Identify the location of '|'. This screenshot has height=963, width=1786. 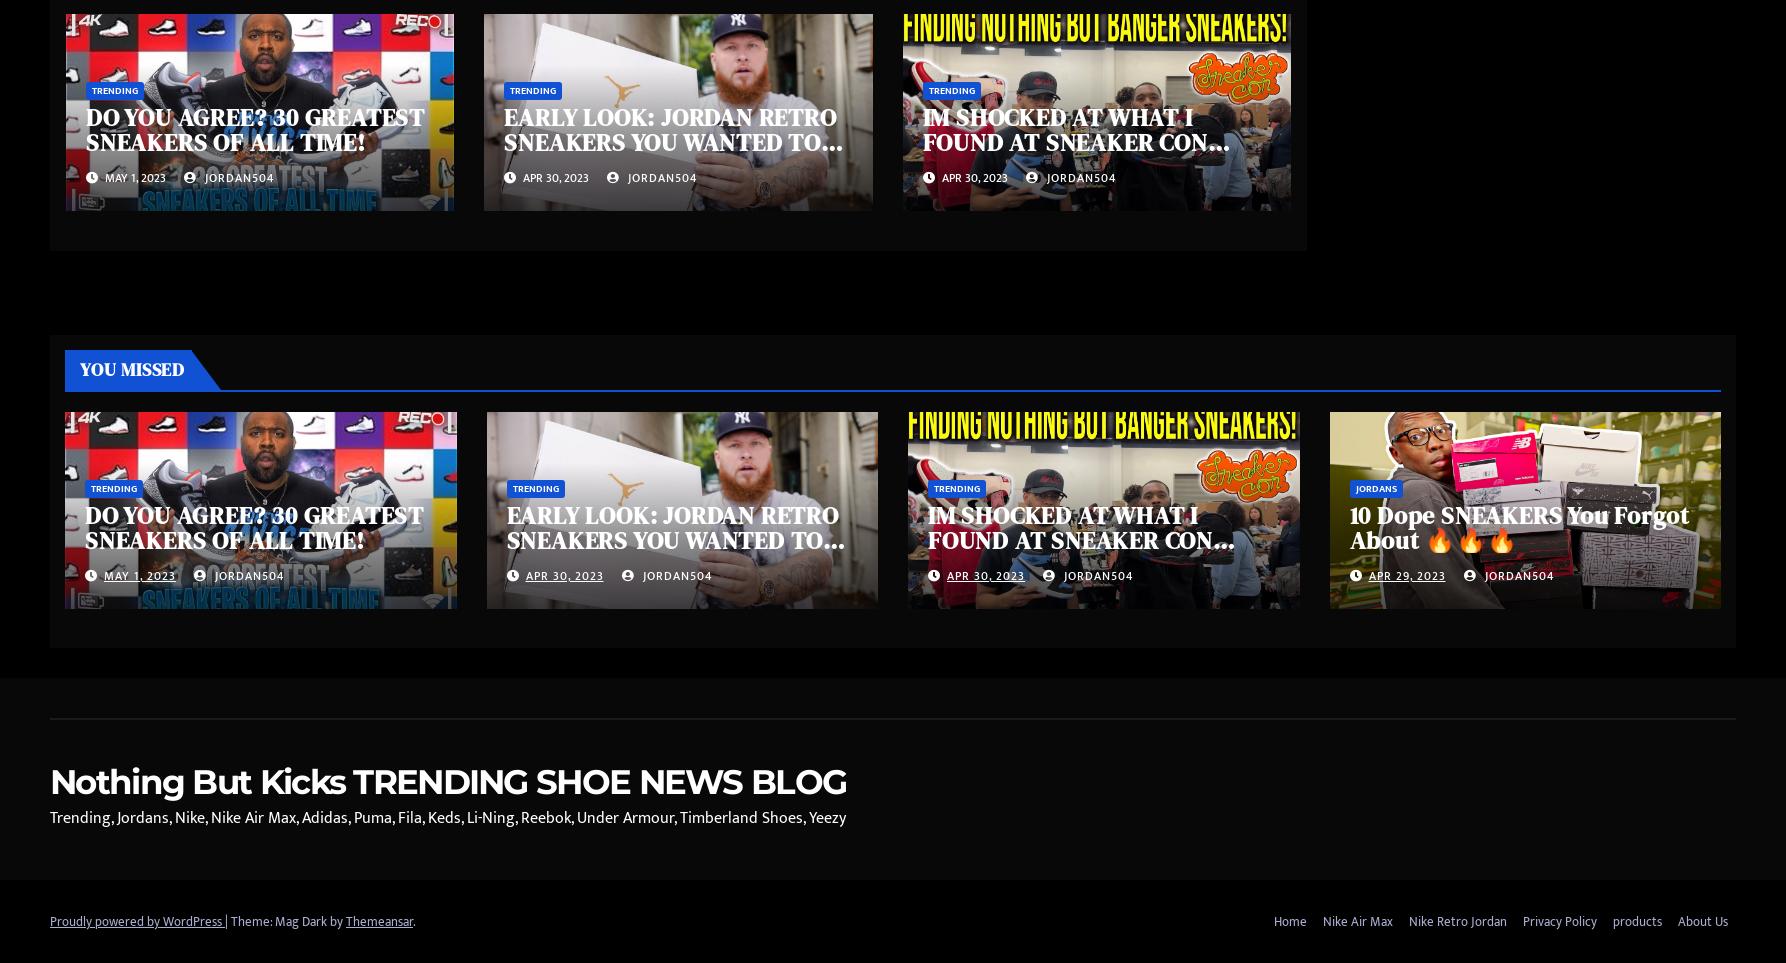
(227, 921).